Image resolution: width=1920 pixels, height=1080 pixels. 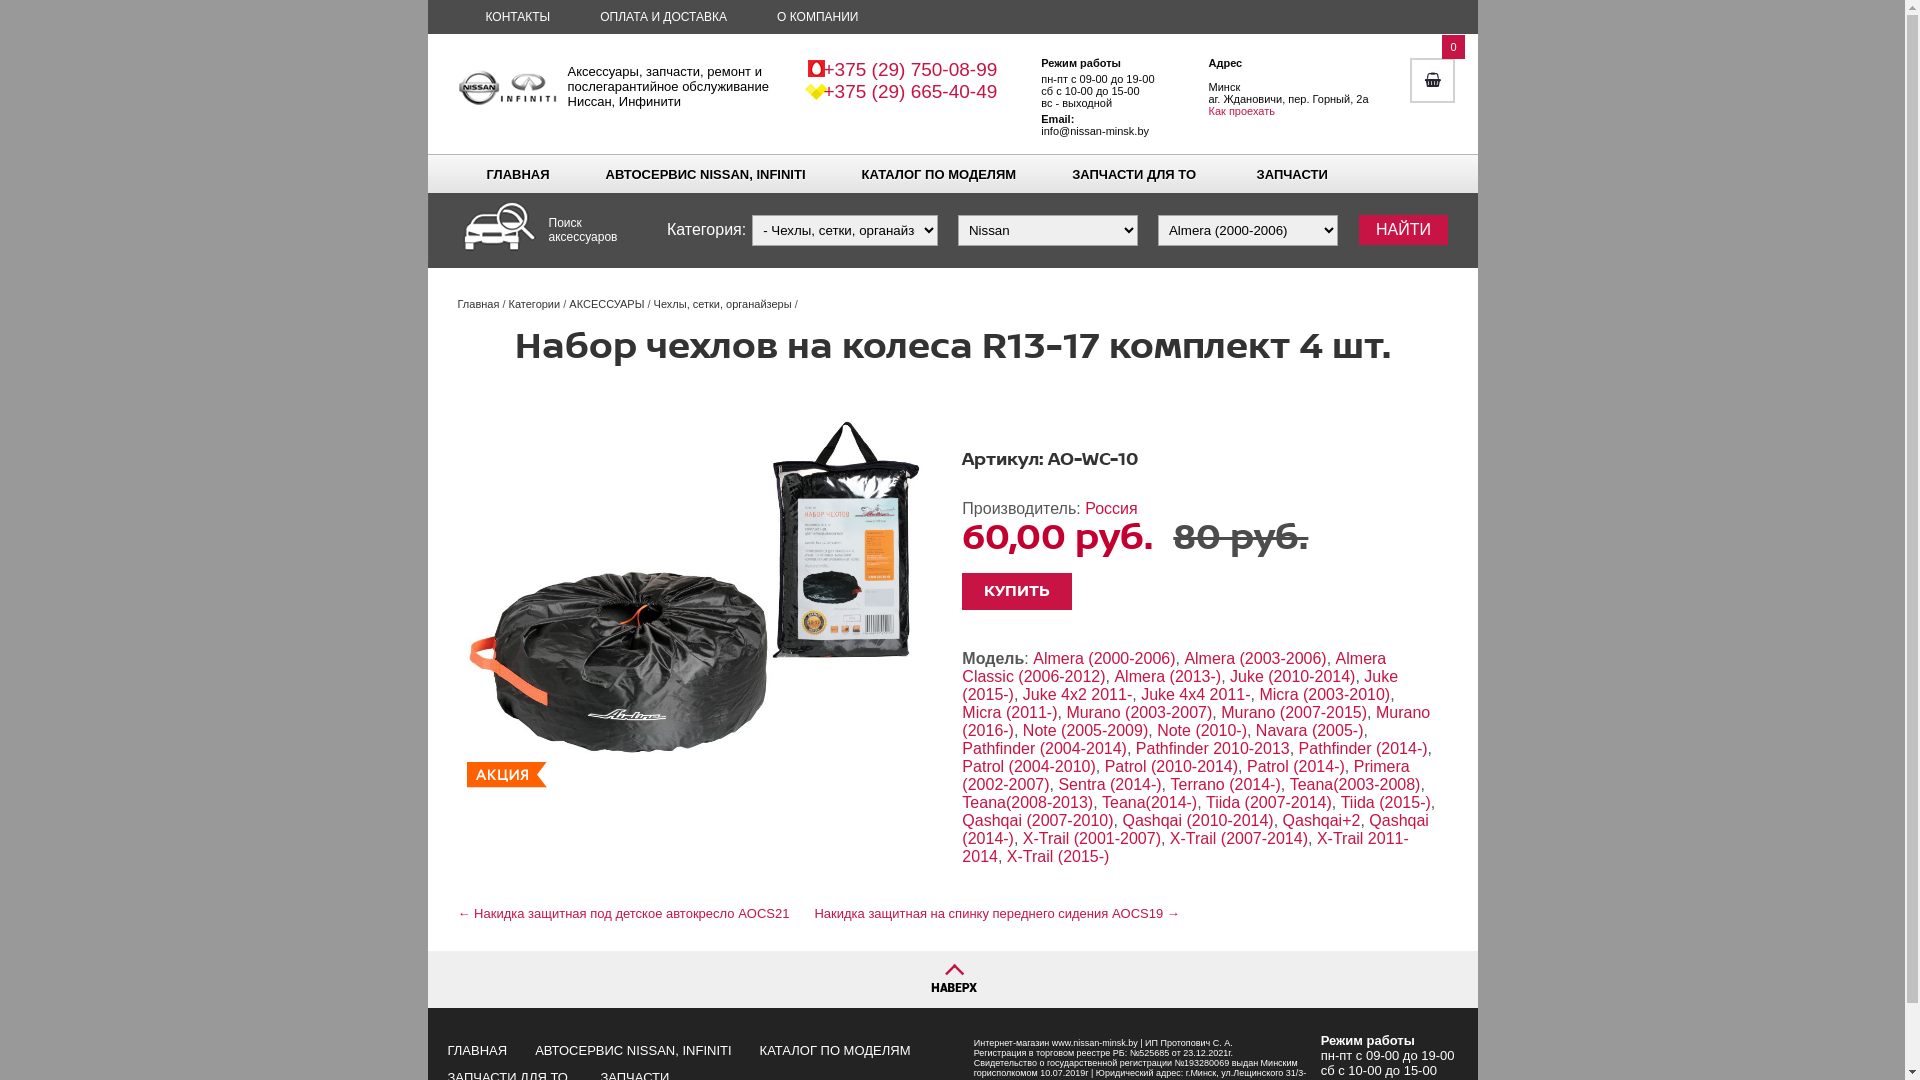 I want to click on 'Qashqai (2007-2010)', so click(x=1037, y=820).